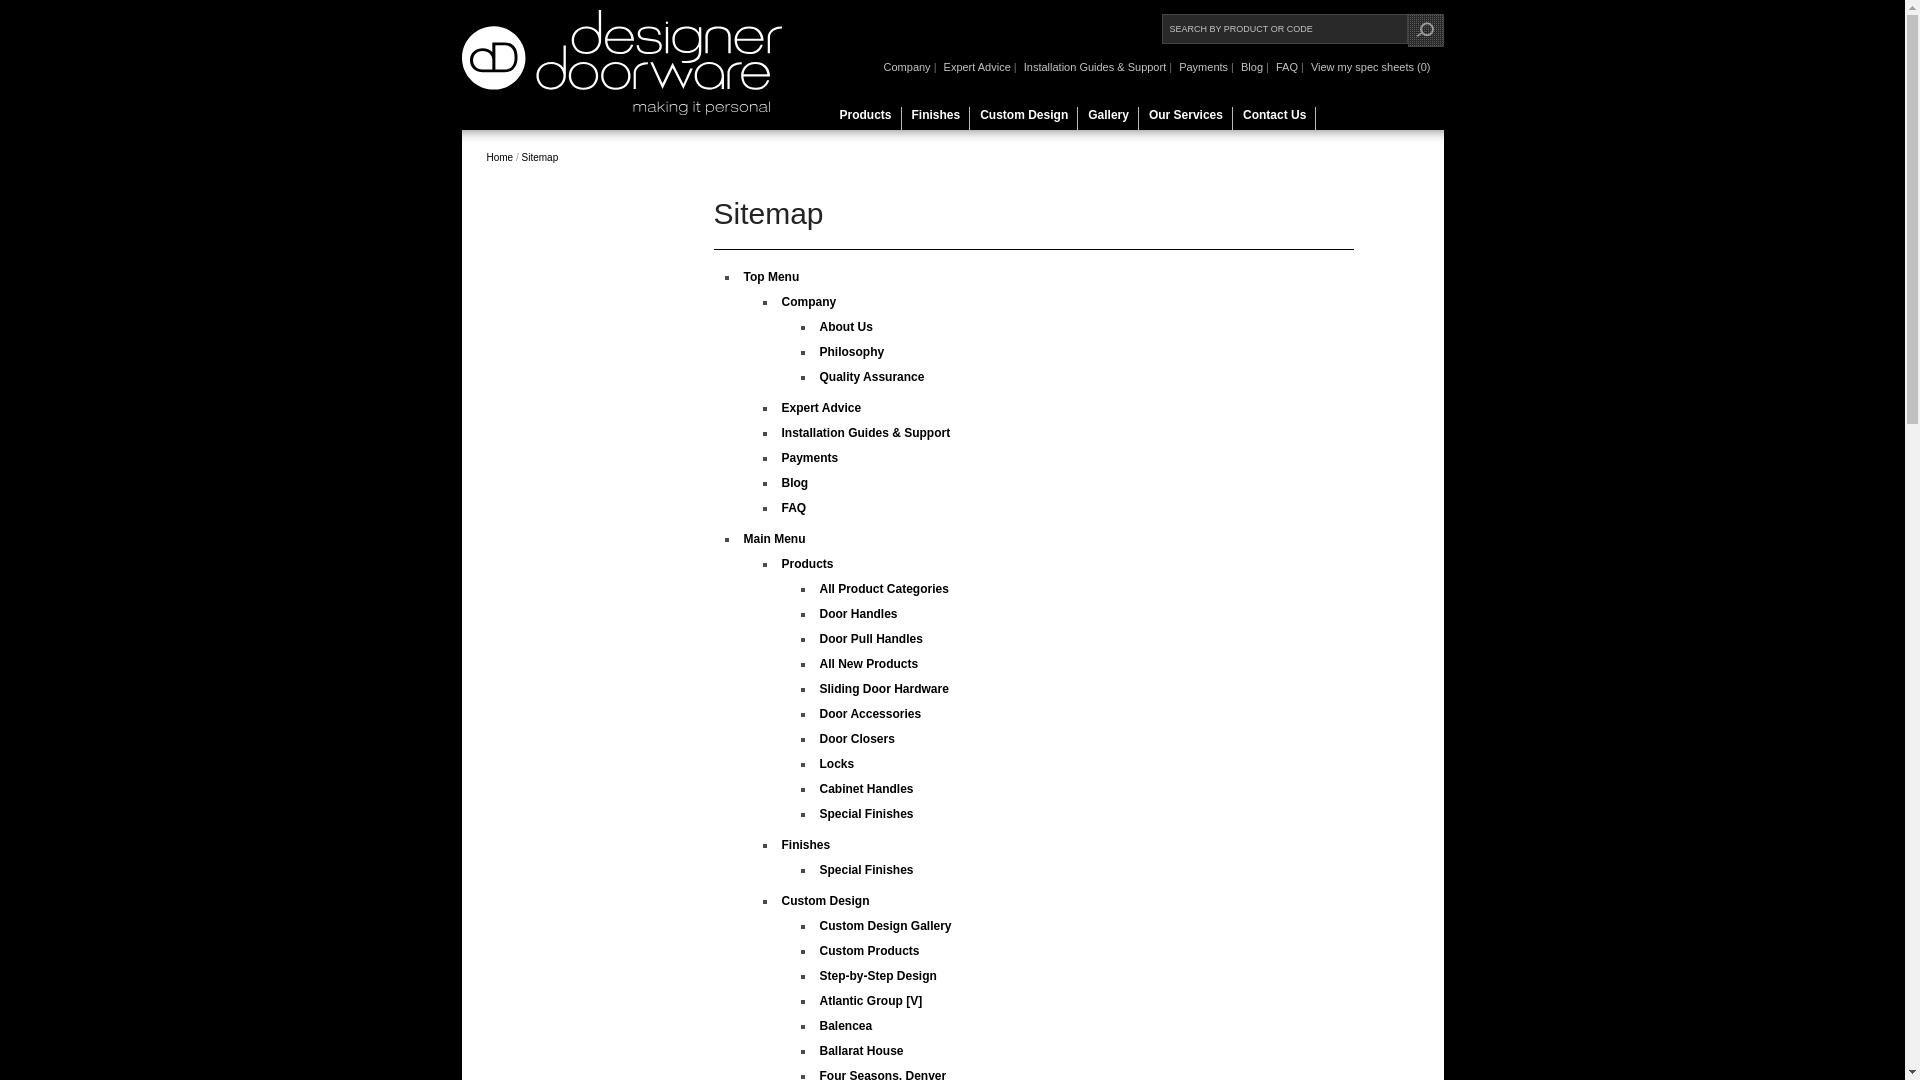 Image resolution: width=1920 pixels, height=1080 pixels. What do you see at coordinates (837, 763) in the screenshot?
I see `'Locks'` at bounding box center [837, 763].